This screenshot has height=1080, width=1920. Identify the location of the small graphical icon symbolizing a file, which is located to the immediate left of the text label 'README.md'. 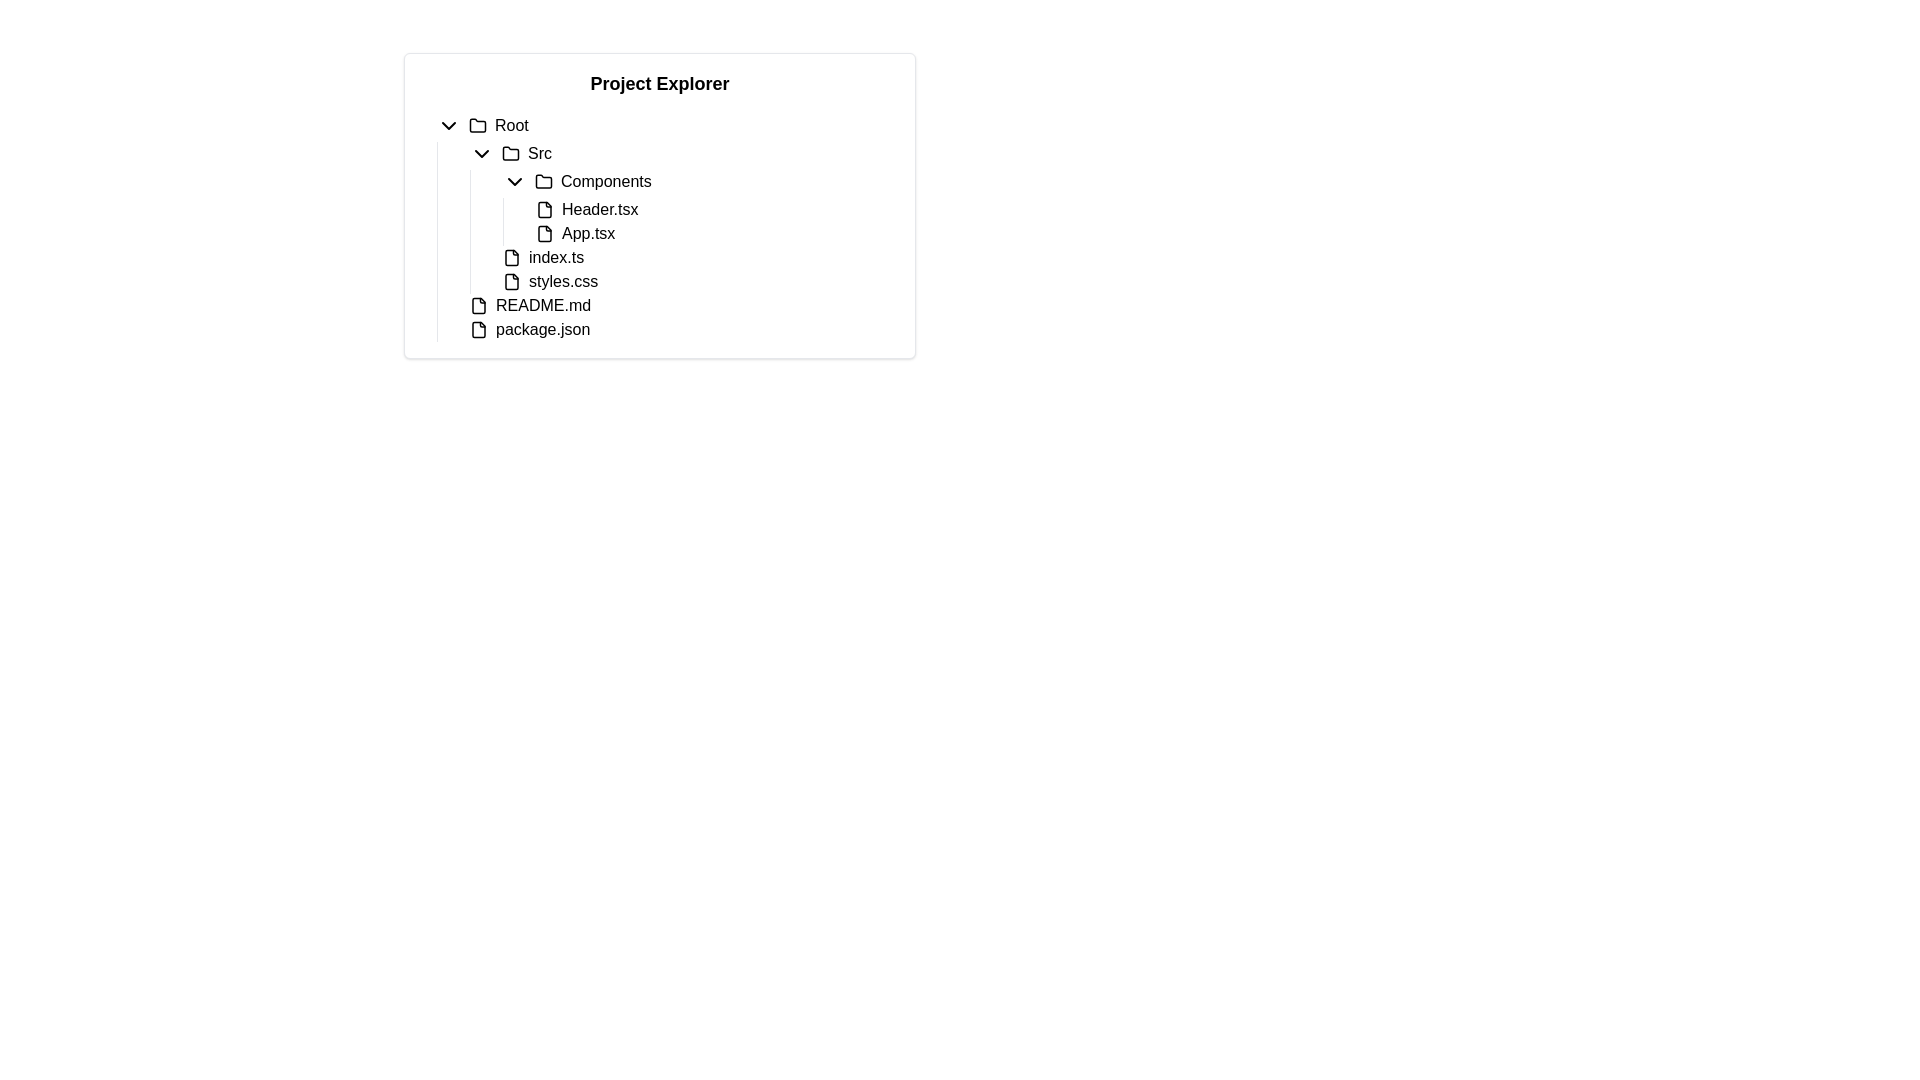
(478, 305).